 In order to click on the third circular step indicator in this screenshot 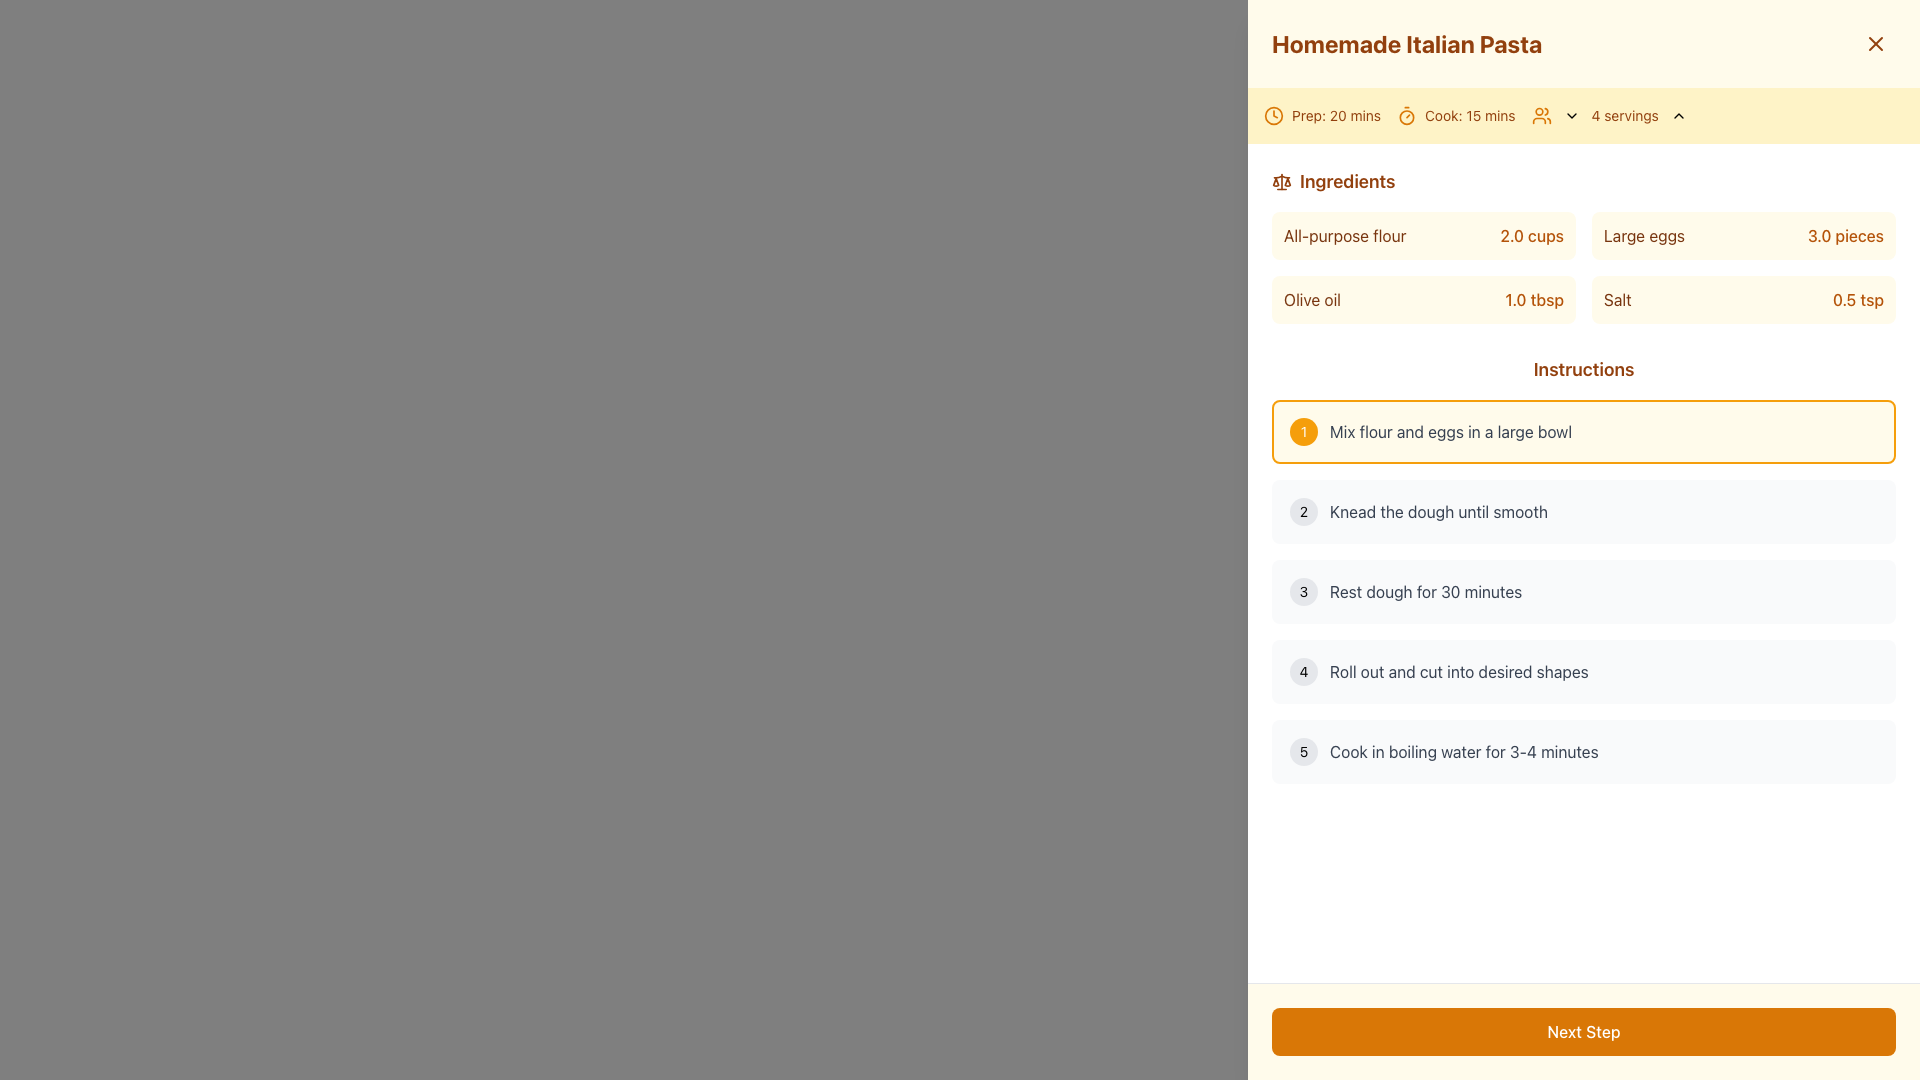, I will do `click(1304, 590)`.